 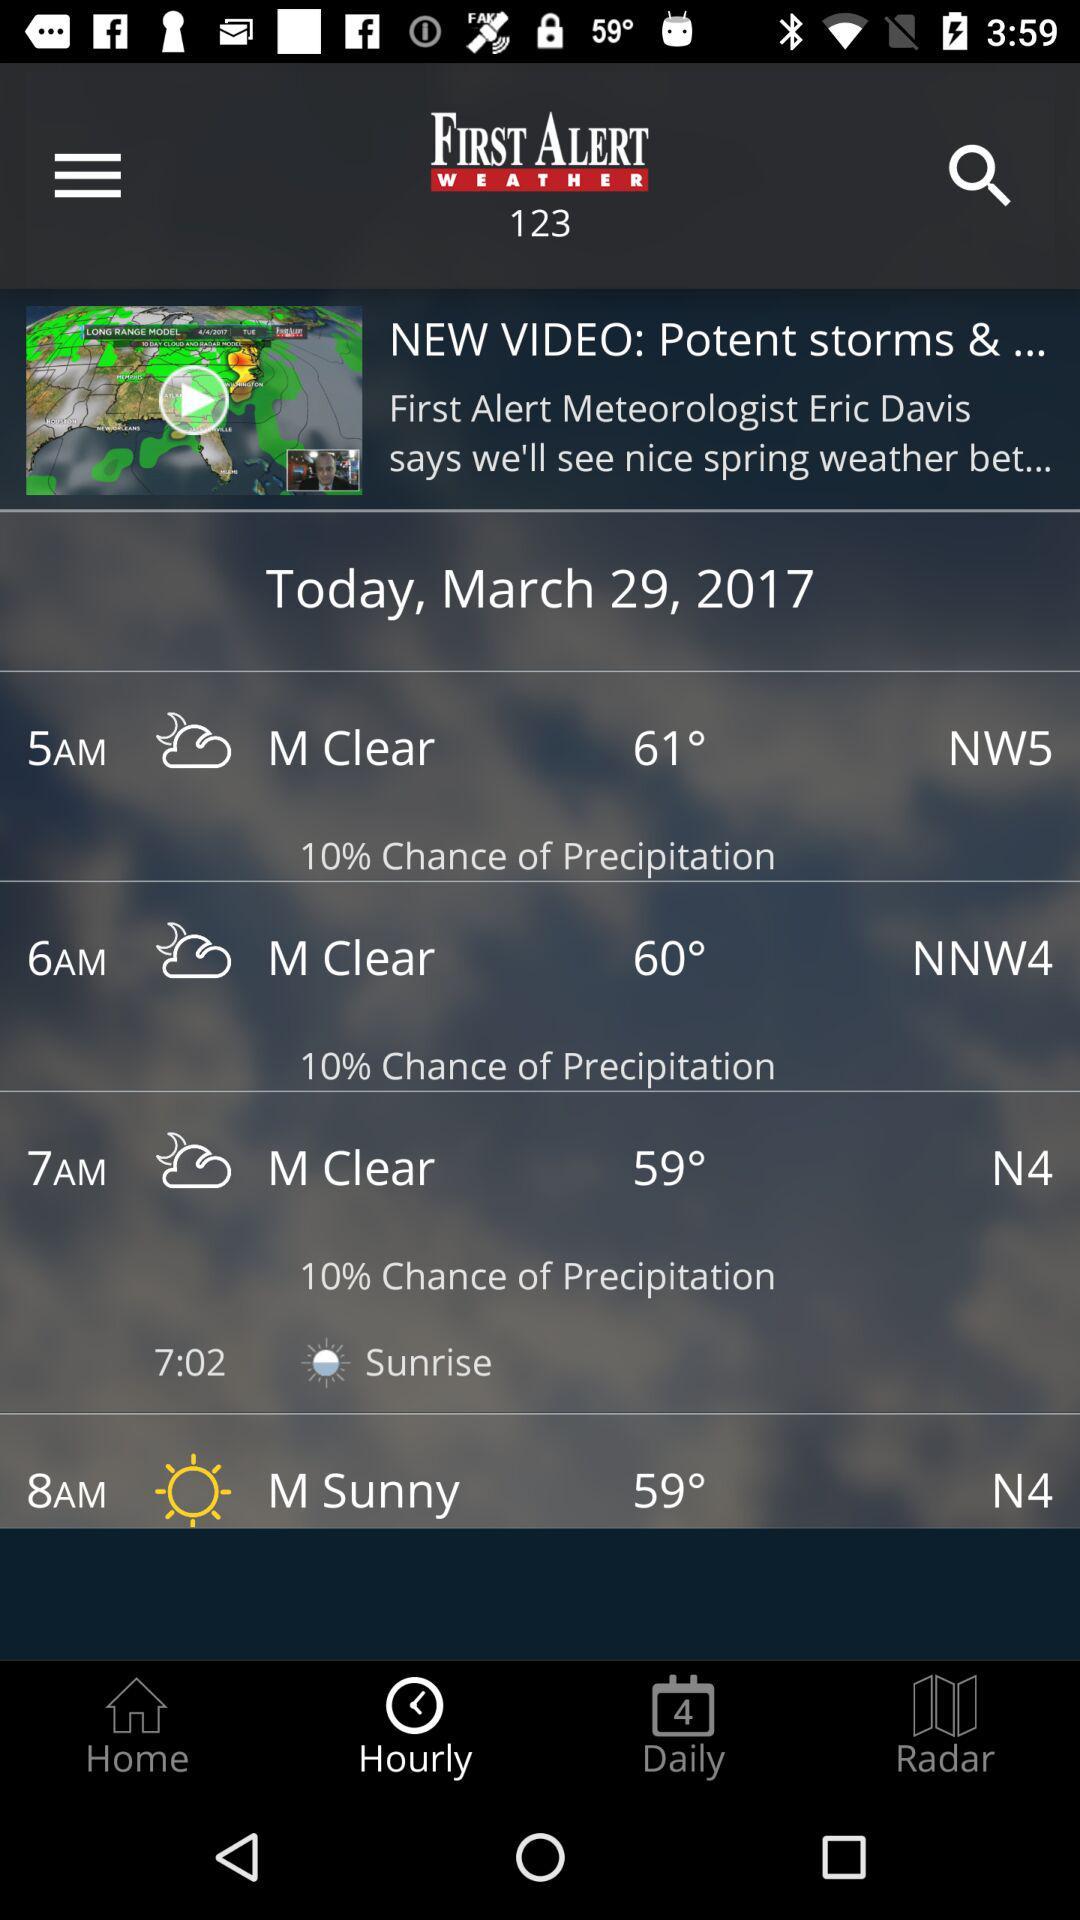 I want to click on the radar item, so click(x=945, y=1726).